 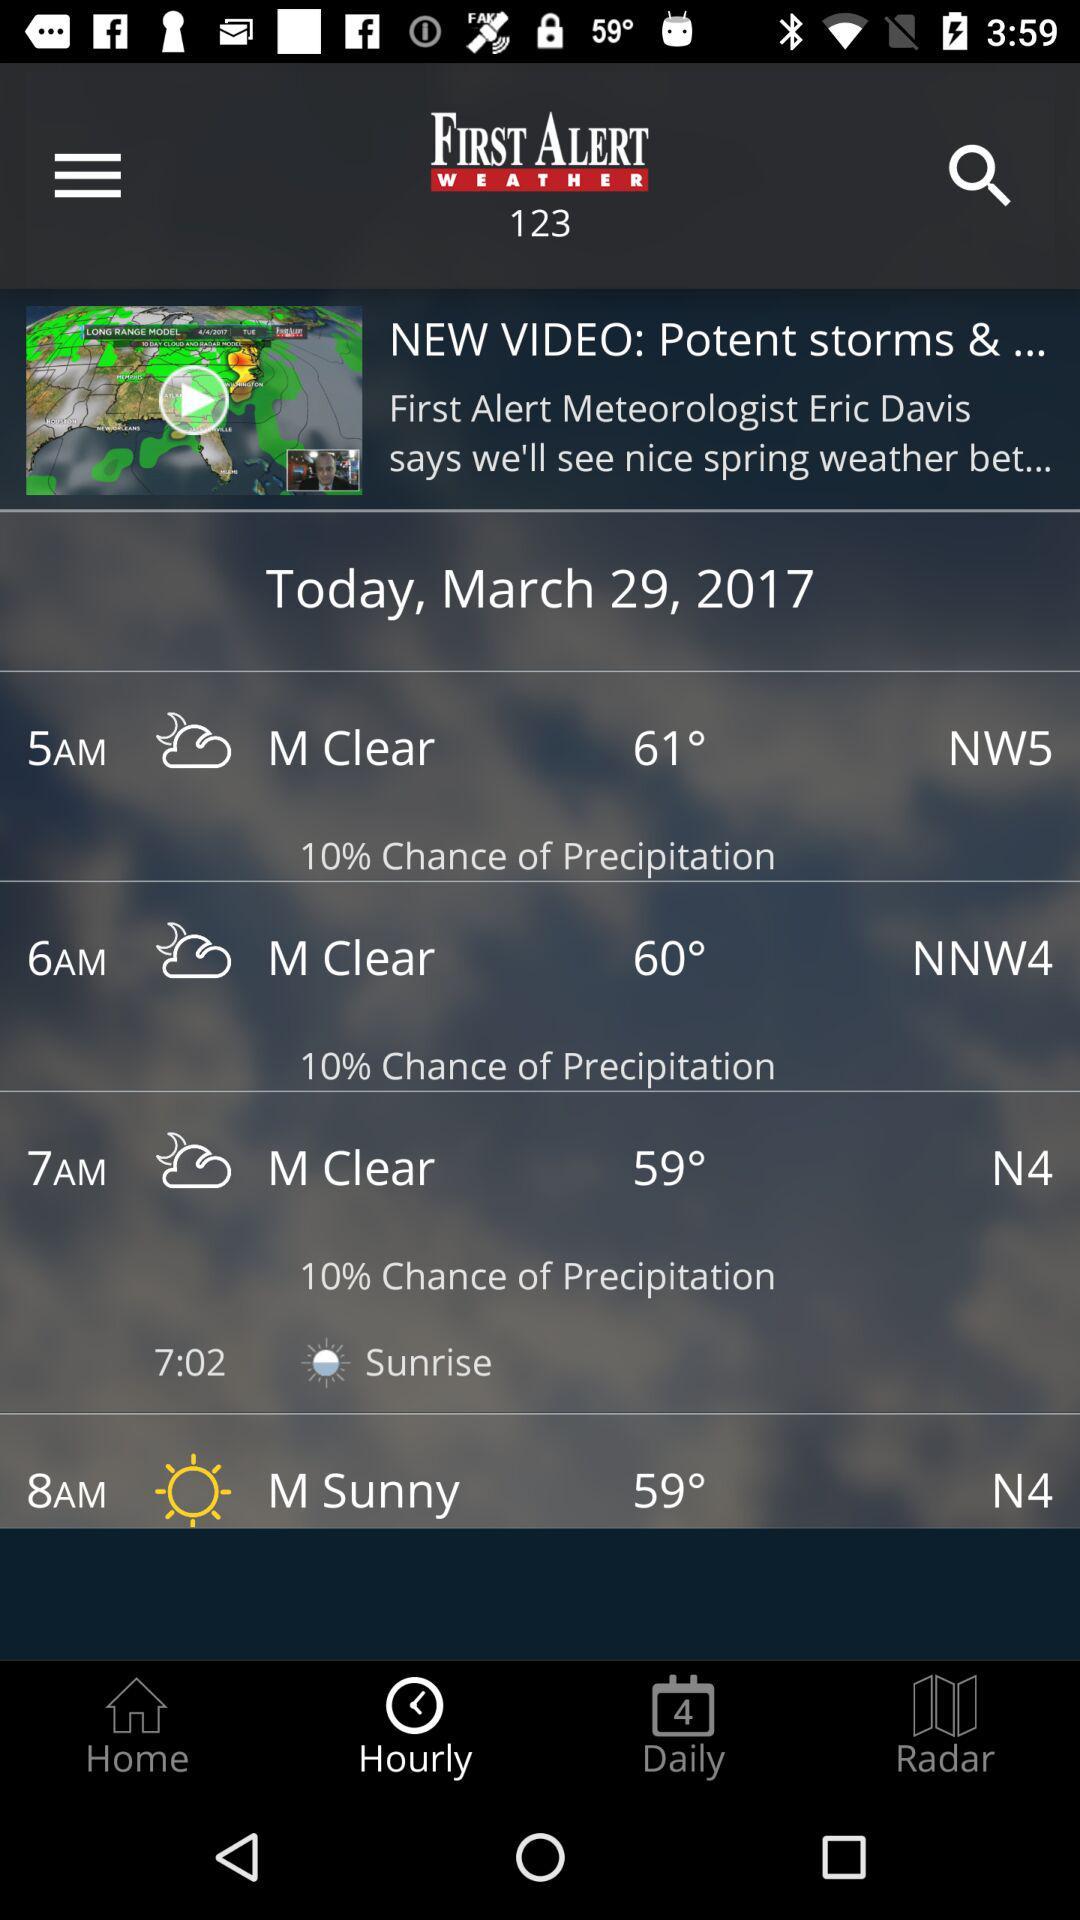 I want to click on the radar item, so click(x=945, y=1726).